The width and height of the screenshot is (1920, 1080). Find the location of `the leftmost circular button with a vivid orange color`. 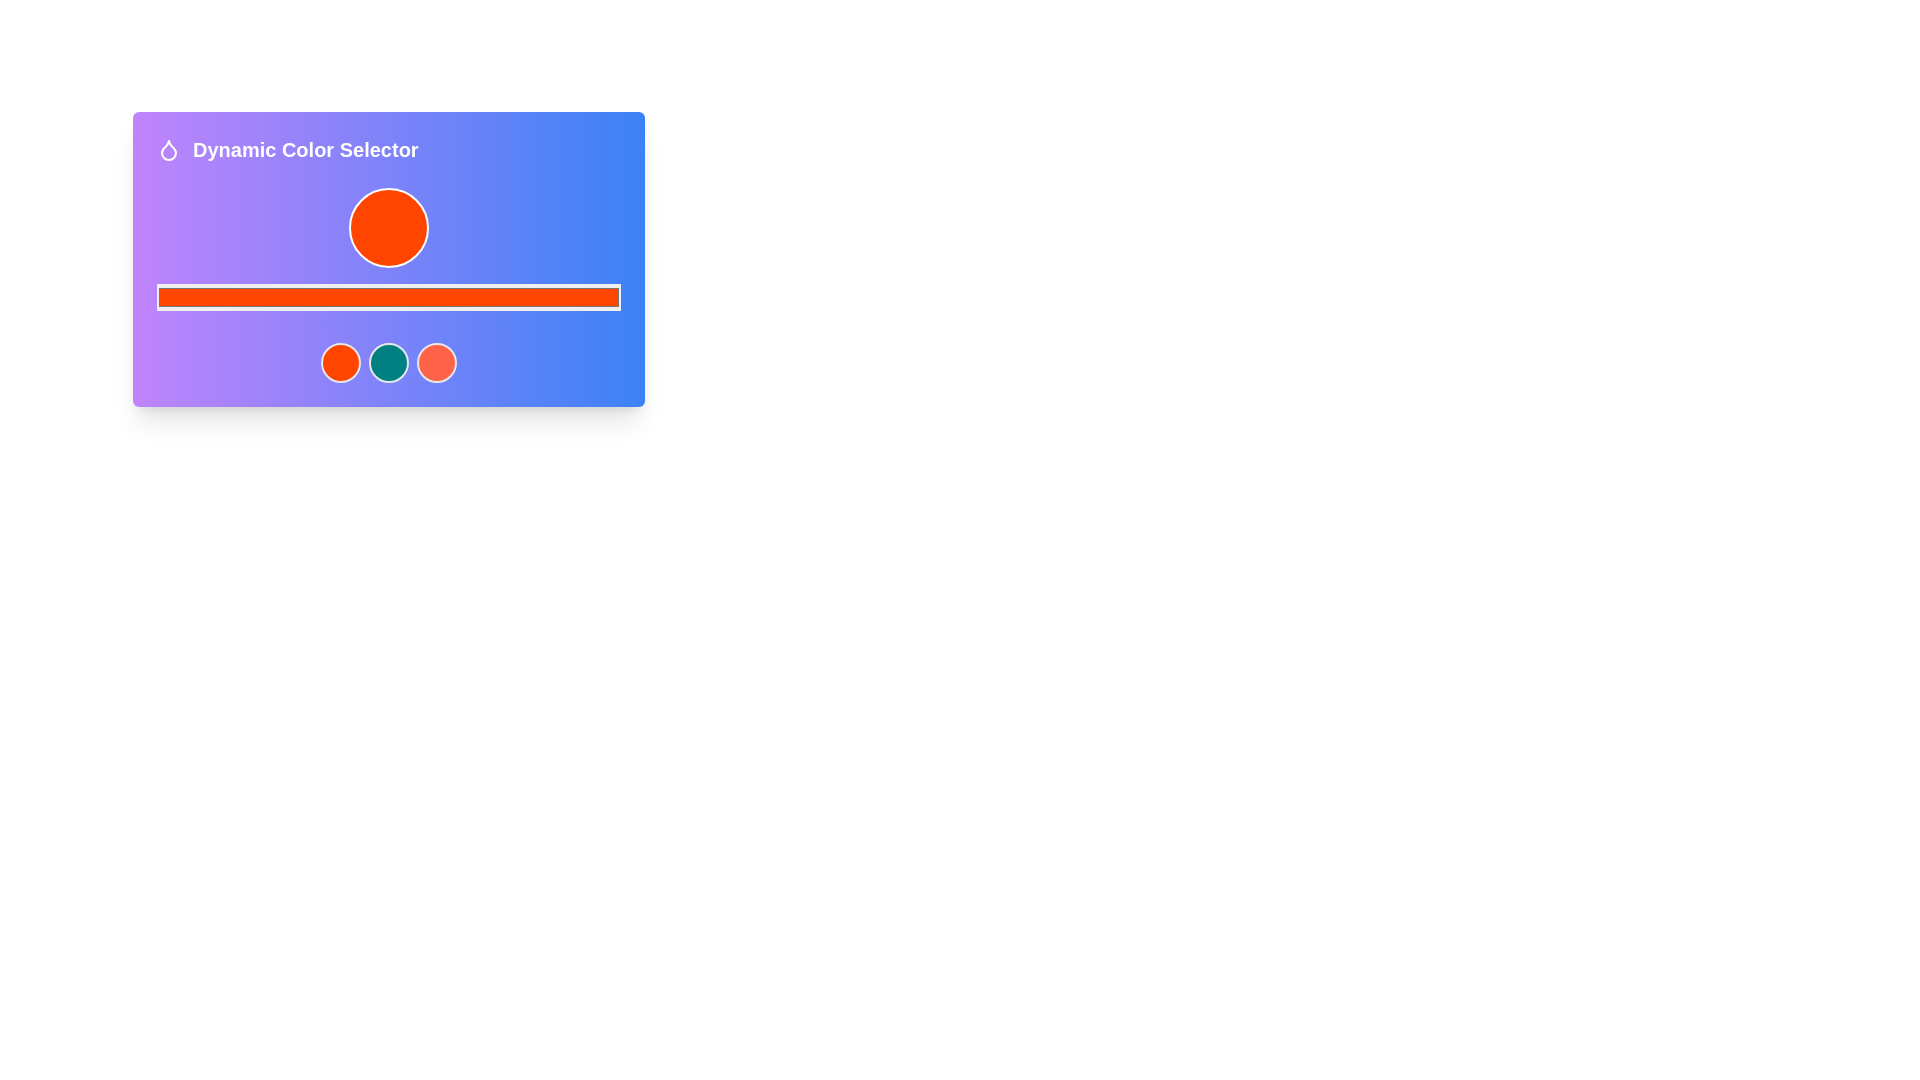

the leftmost circular button with a vivid orange color is located at coordinates (340, 362).